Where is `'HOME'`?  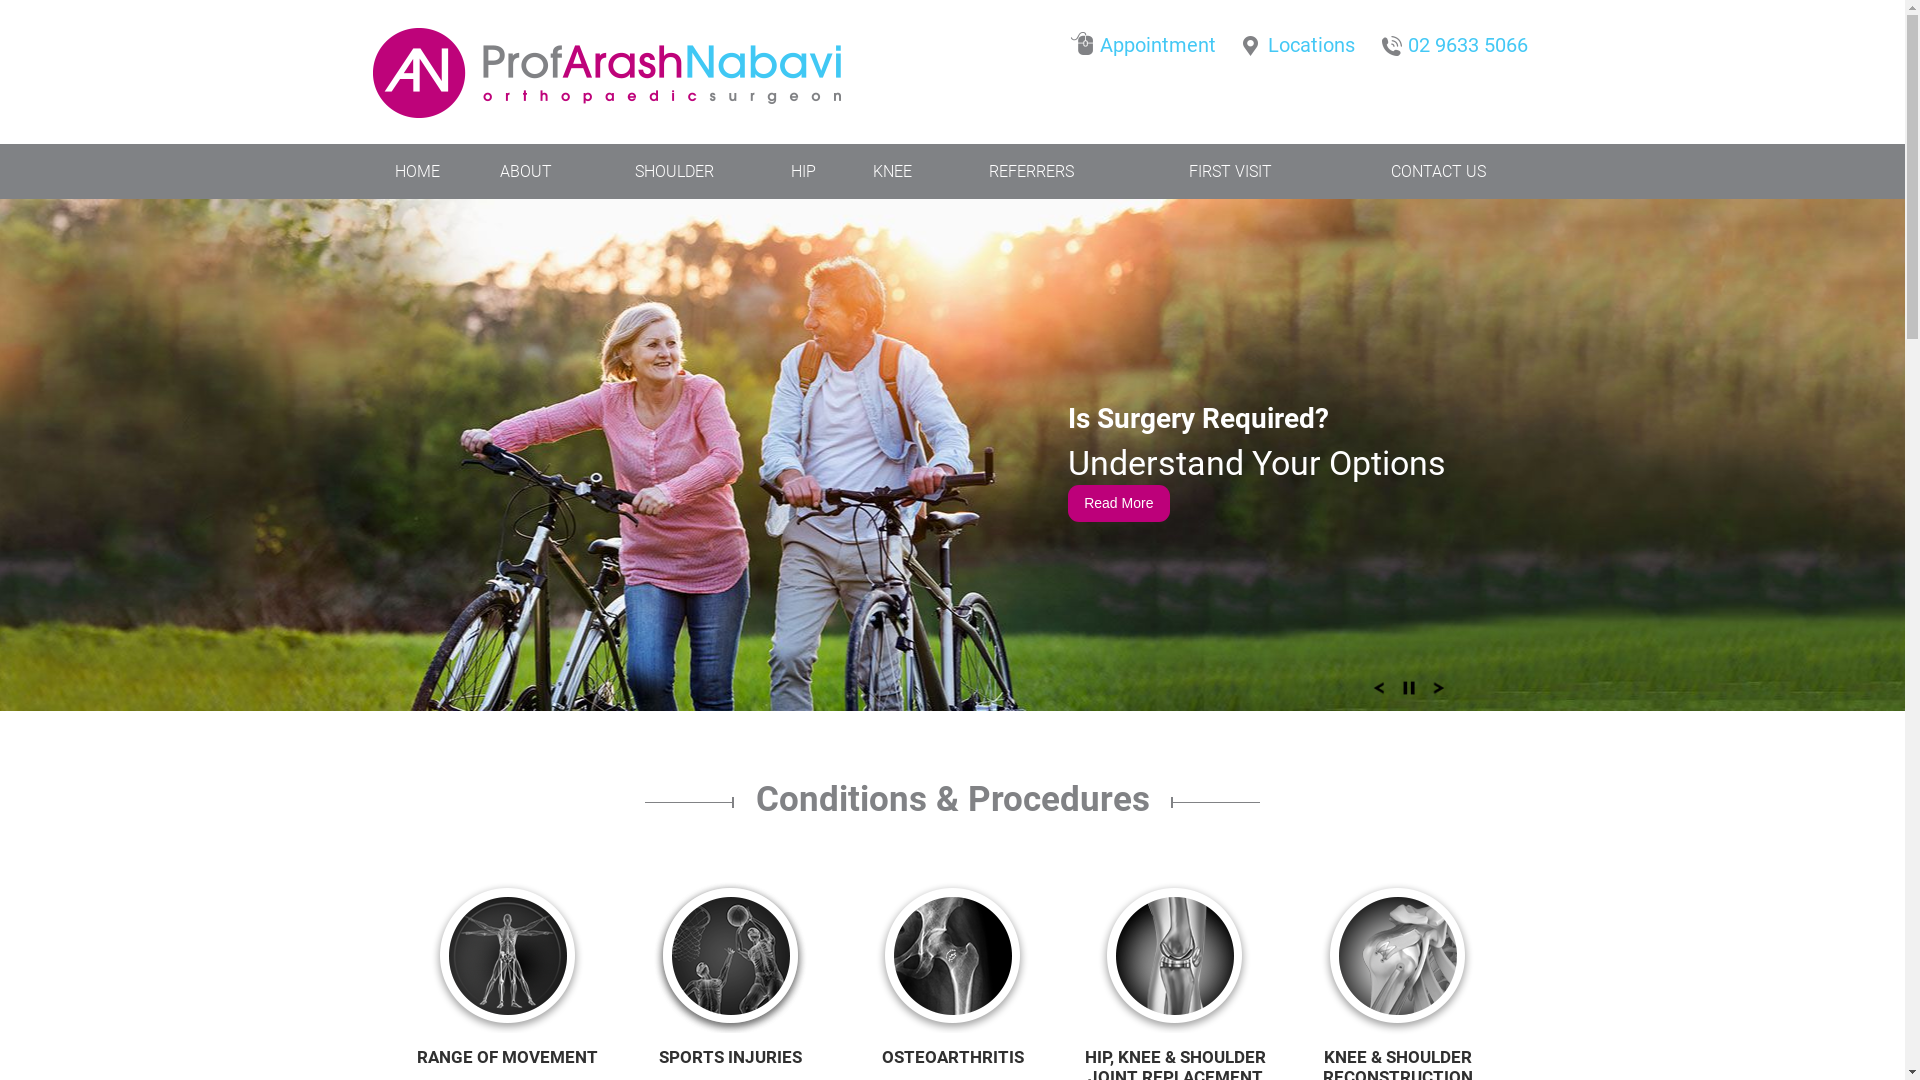
'HOME' is located at coordinates (416, 170).